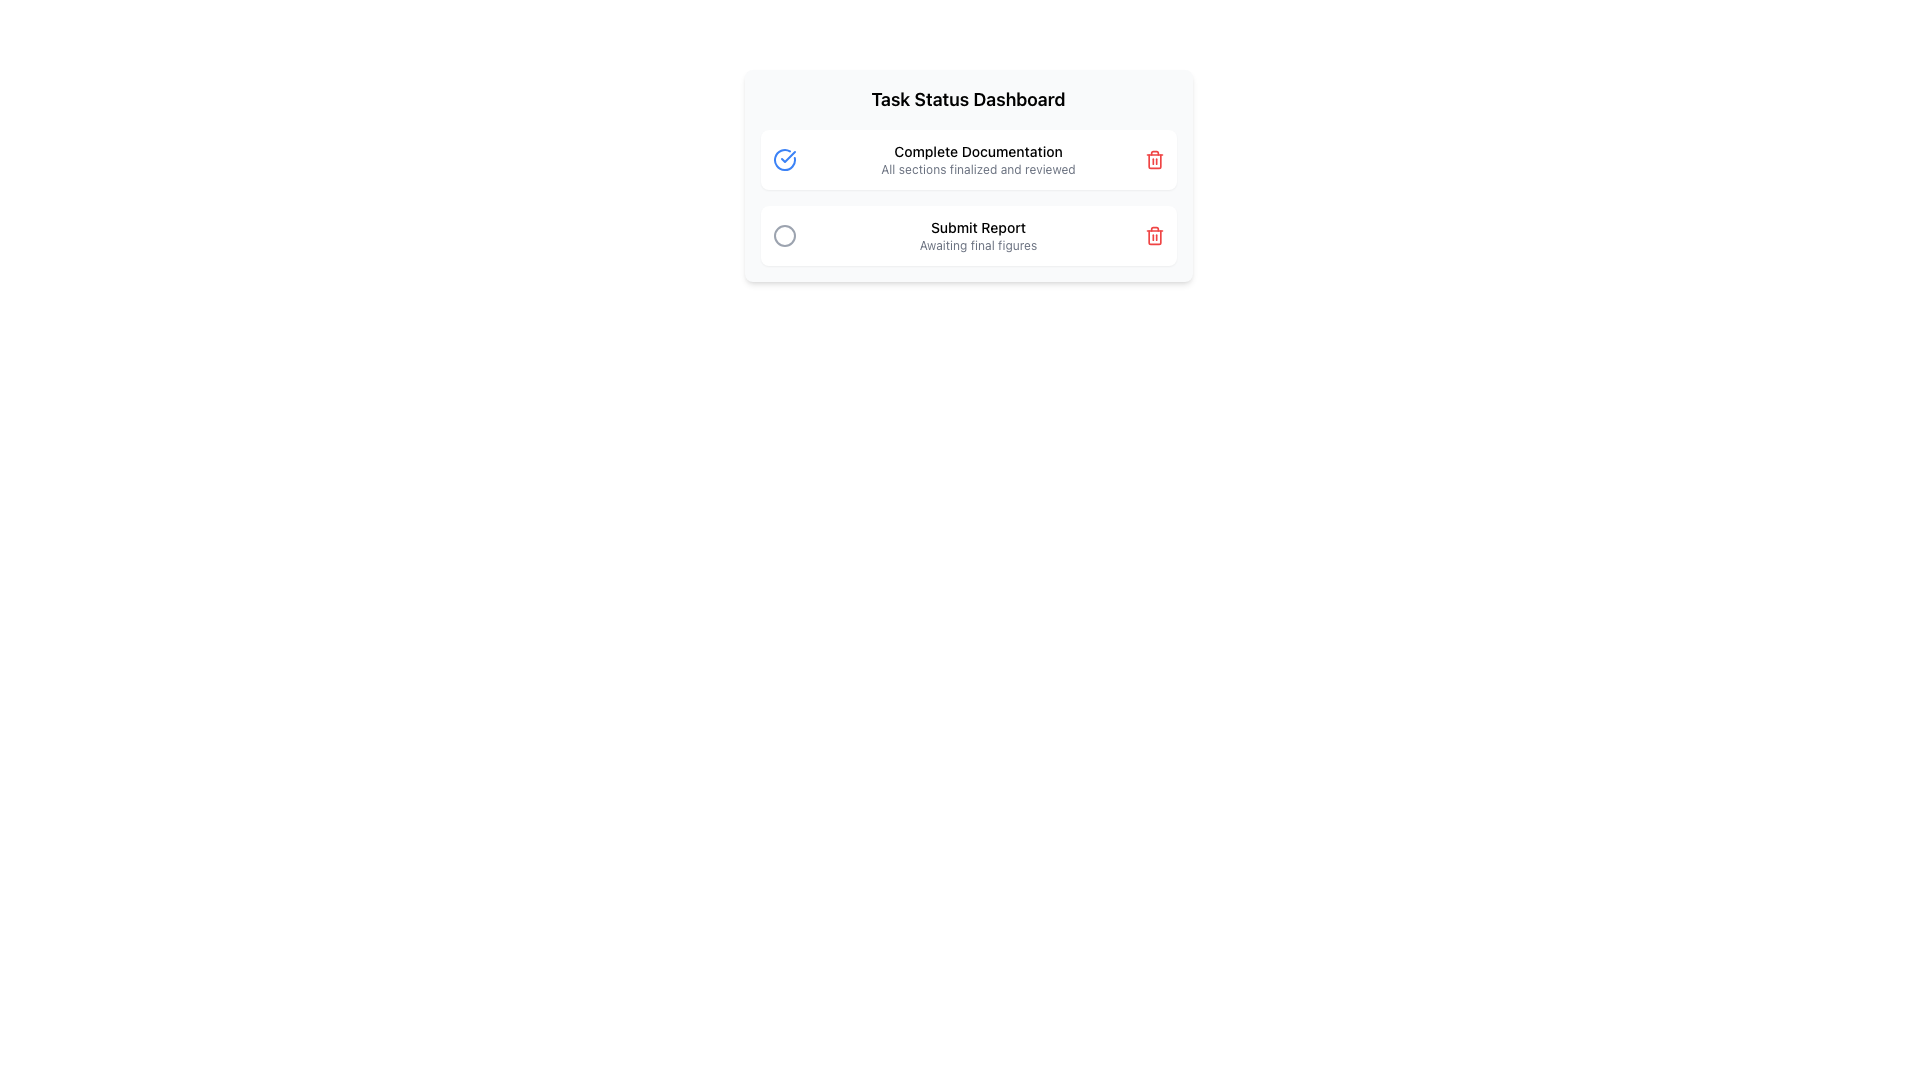 Image resolution: width=1920 pixels, height=1080 pixels. I want to click on the circular outline icon with a geometric design located to the left of the 'Submit Report' text in the second row of the task list, so click(783, 234).